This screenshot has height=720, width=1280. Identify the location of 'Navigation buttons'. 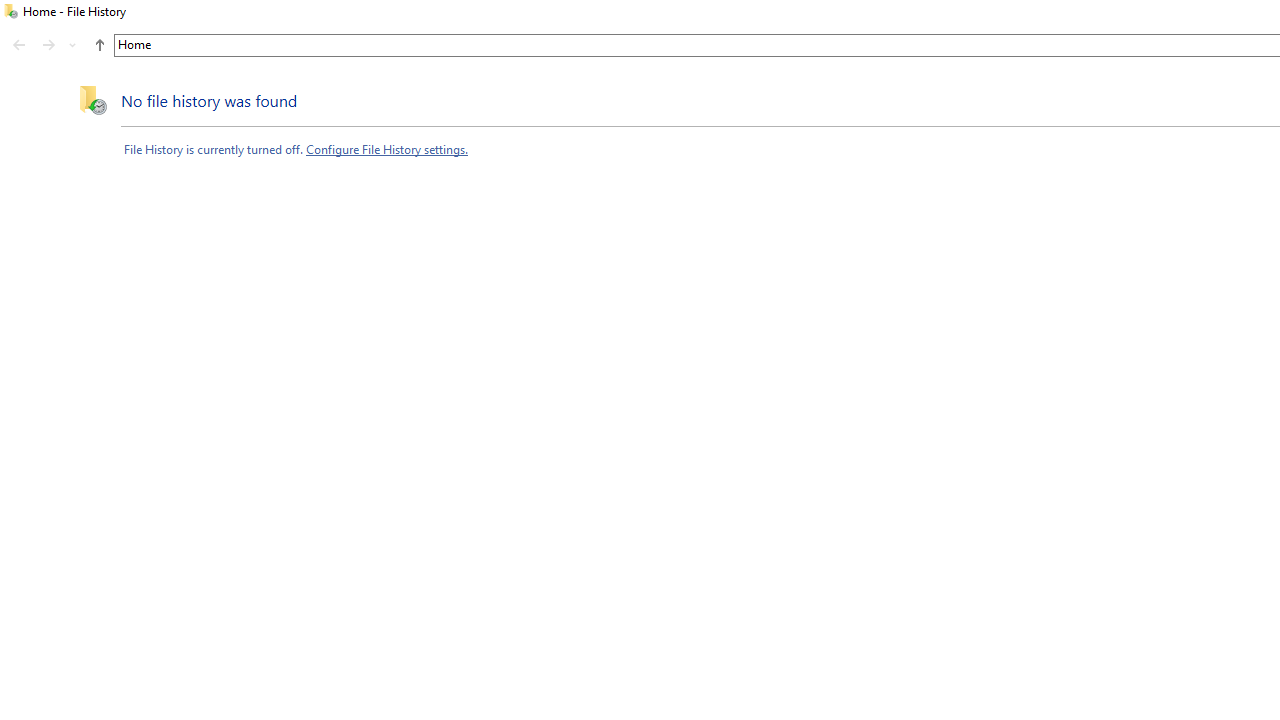
(45, 45).